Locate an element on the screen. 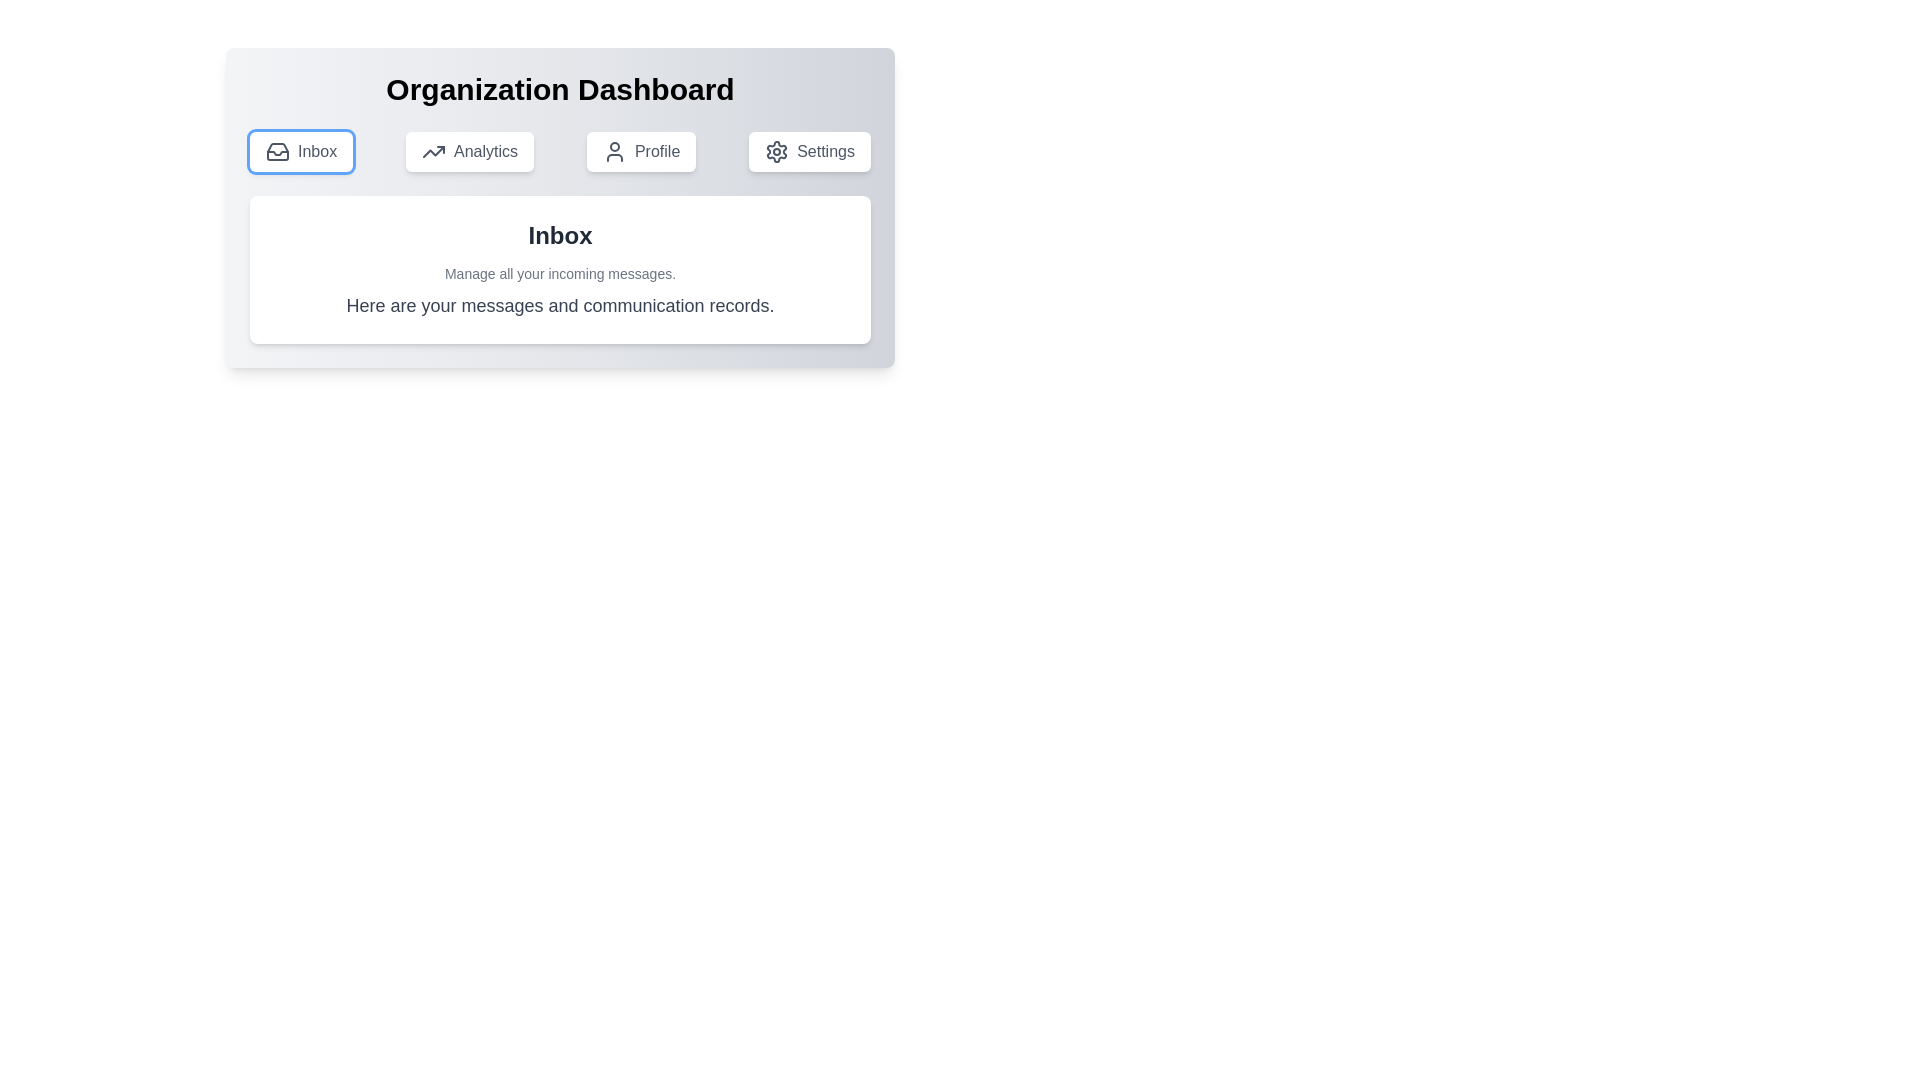 The width and height of the screenshot is (1920, 1080). the static text element that contains the content 'Manage all your incoming messages.' which is styled in gray color and positioned below the 'Inbox' heading is located at coordinates (560, 273).